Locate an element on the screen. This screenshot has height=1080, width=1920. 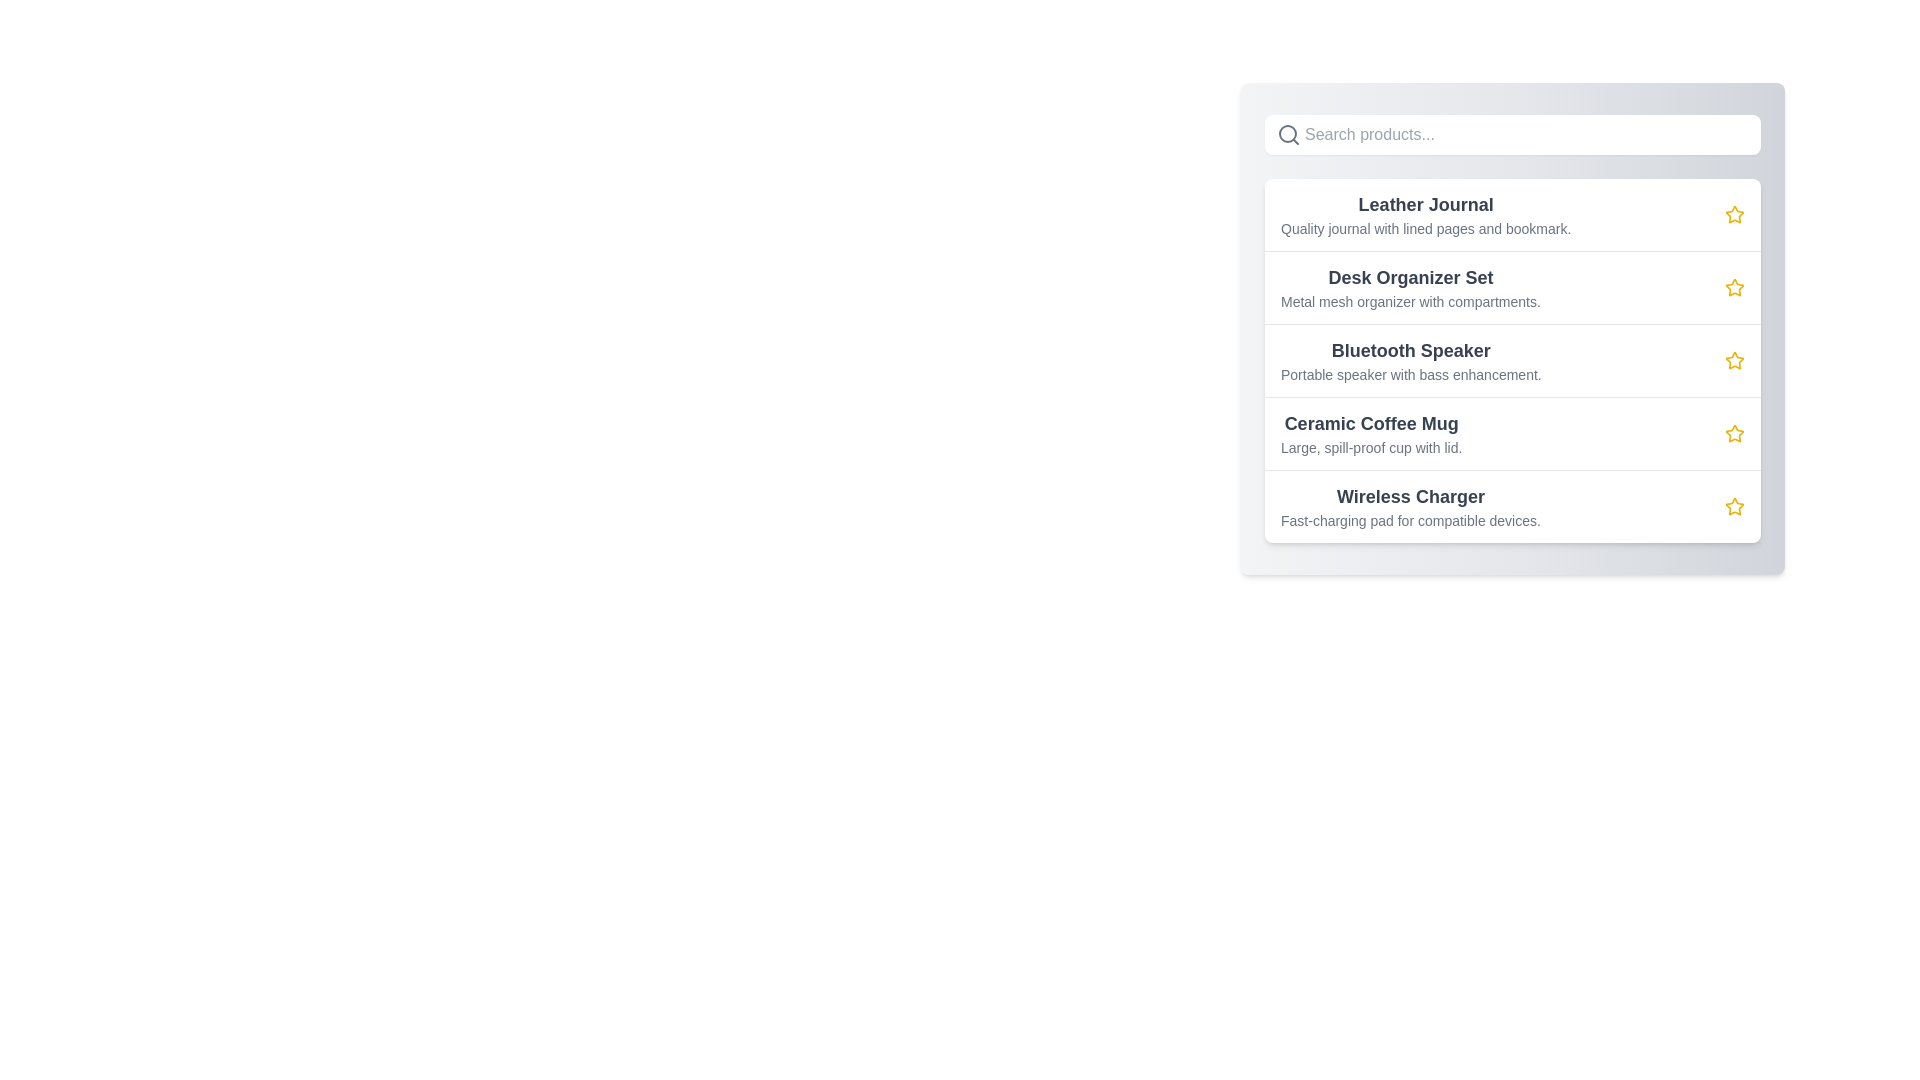
the informational block displaying 'Leather Journal' with its title in bold dark gray and description in lighter gray, located at the top of the list in the vertical menu is located at coordinates (1425, 215).